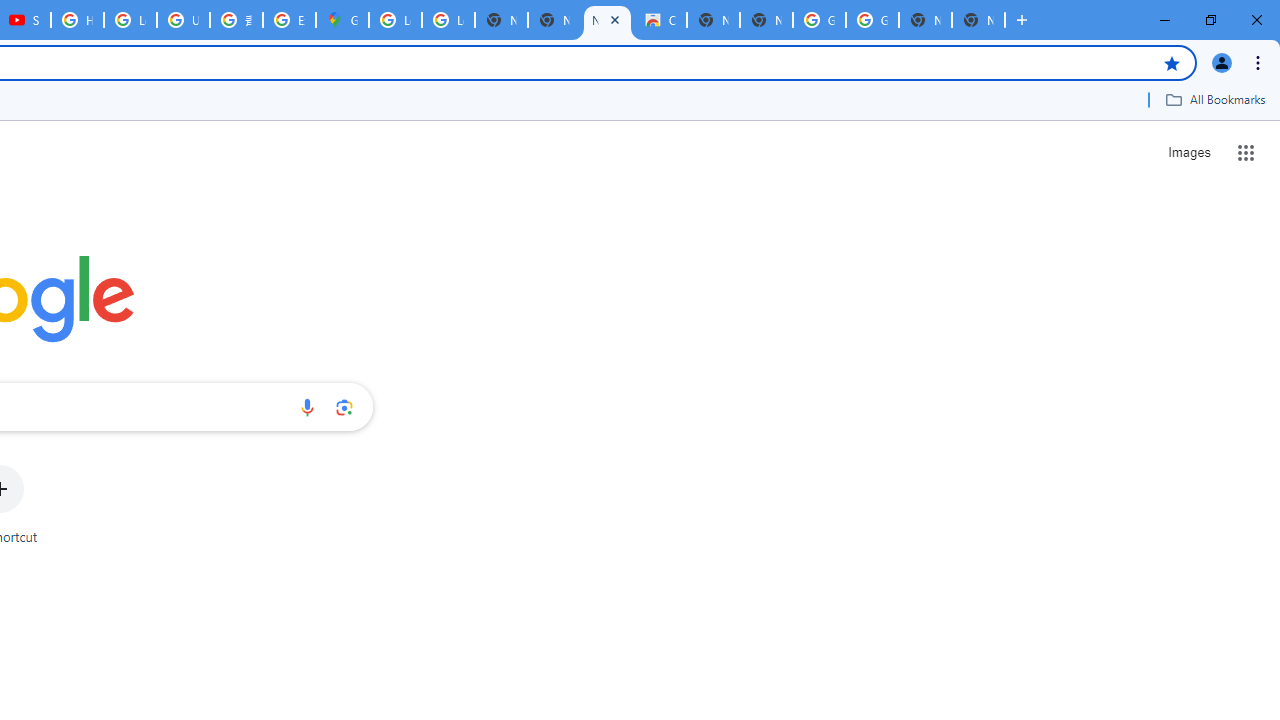 Image resolution: width=1280 pixels, height=720 pixels. What do you see at coordinates (978, 20) in the screenshot?
I see `'New Tab'` at bounding box center [978, 20].